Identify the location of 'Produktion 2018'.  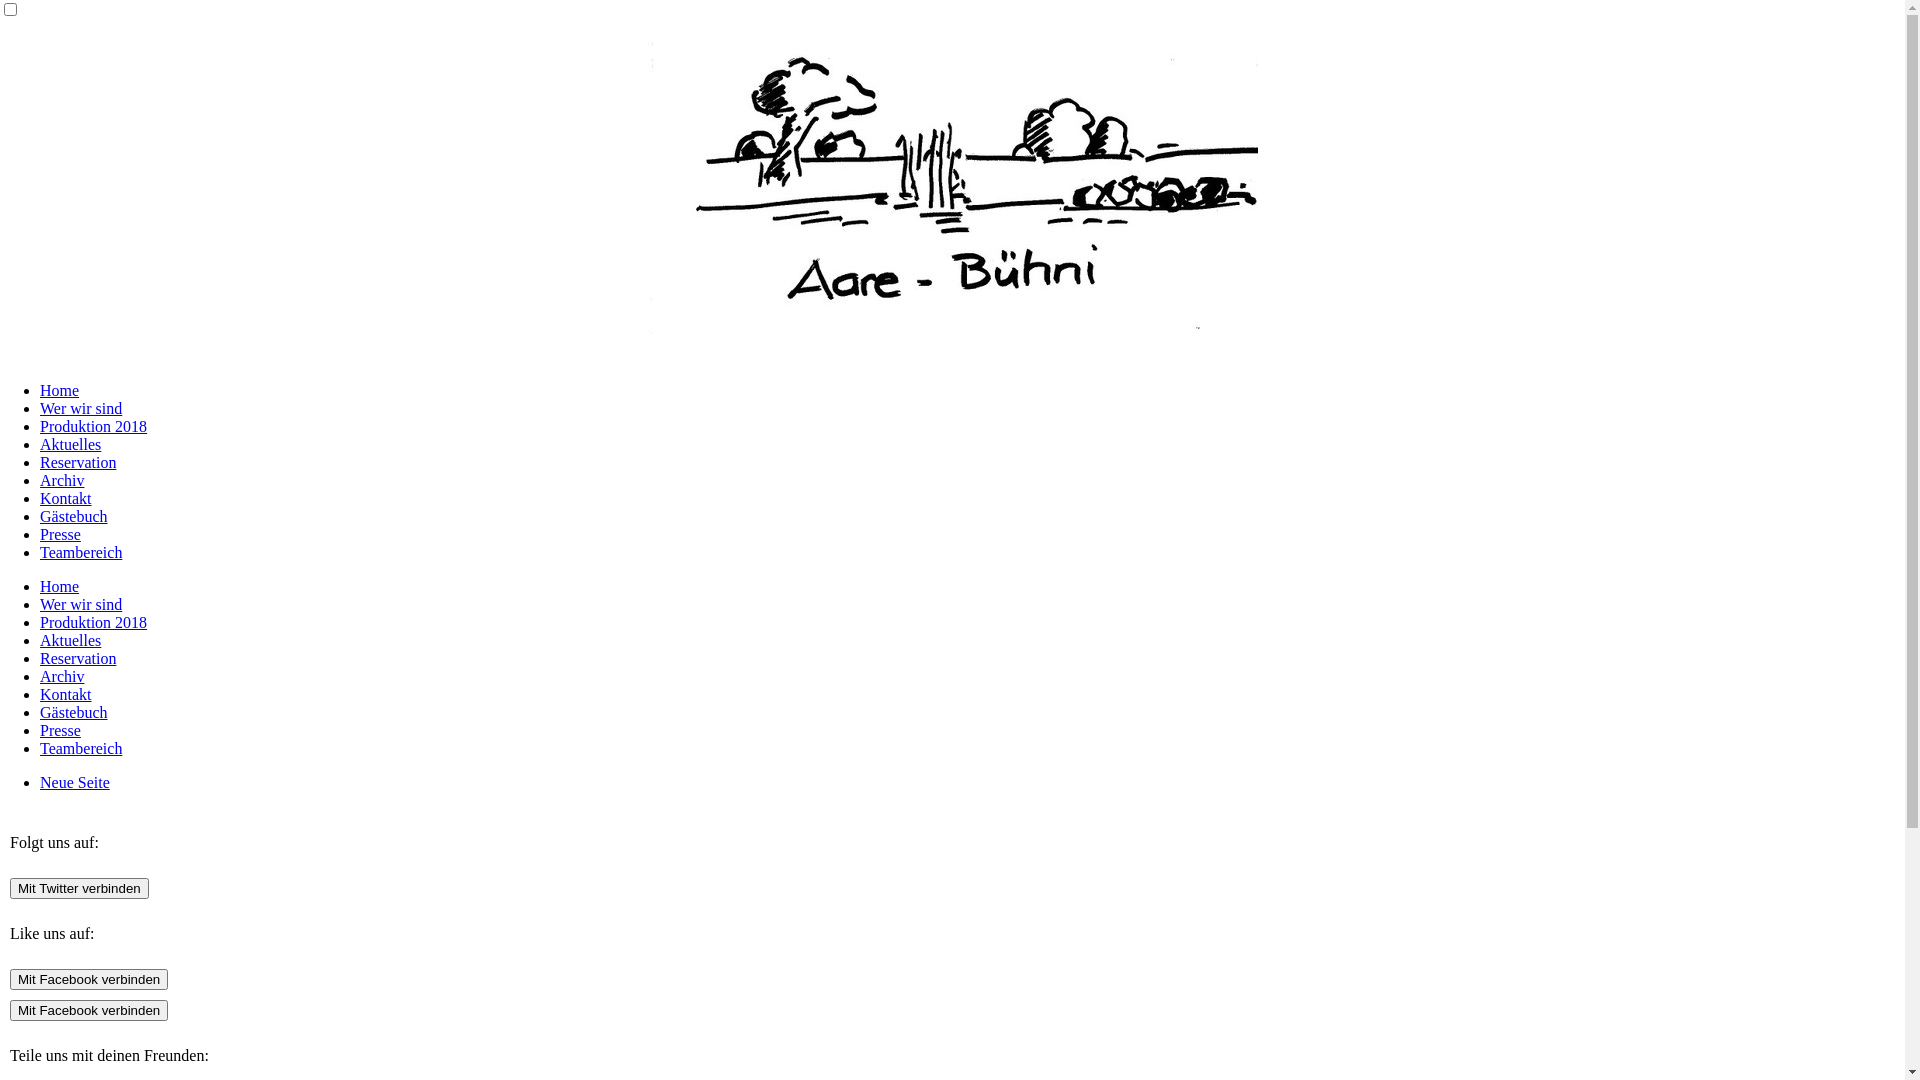
(92, 621).